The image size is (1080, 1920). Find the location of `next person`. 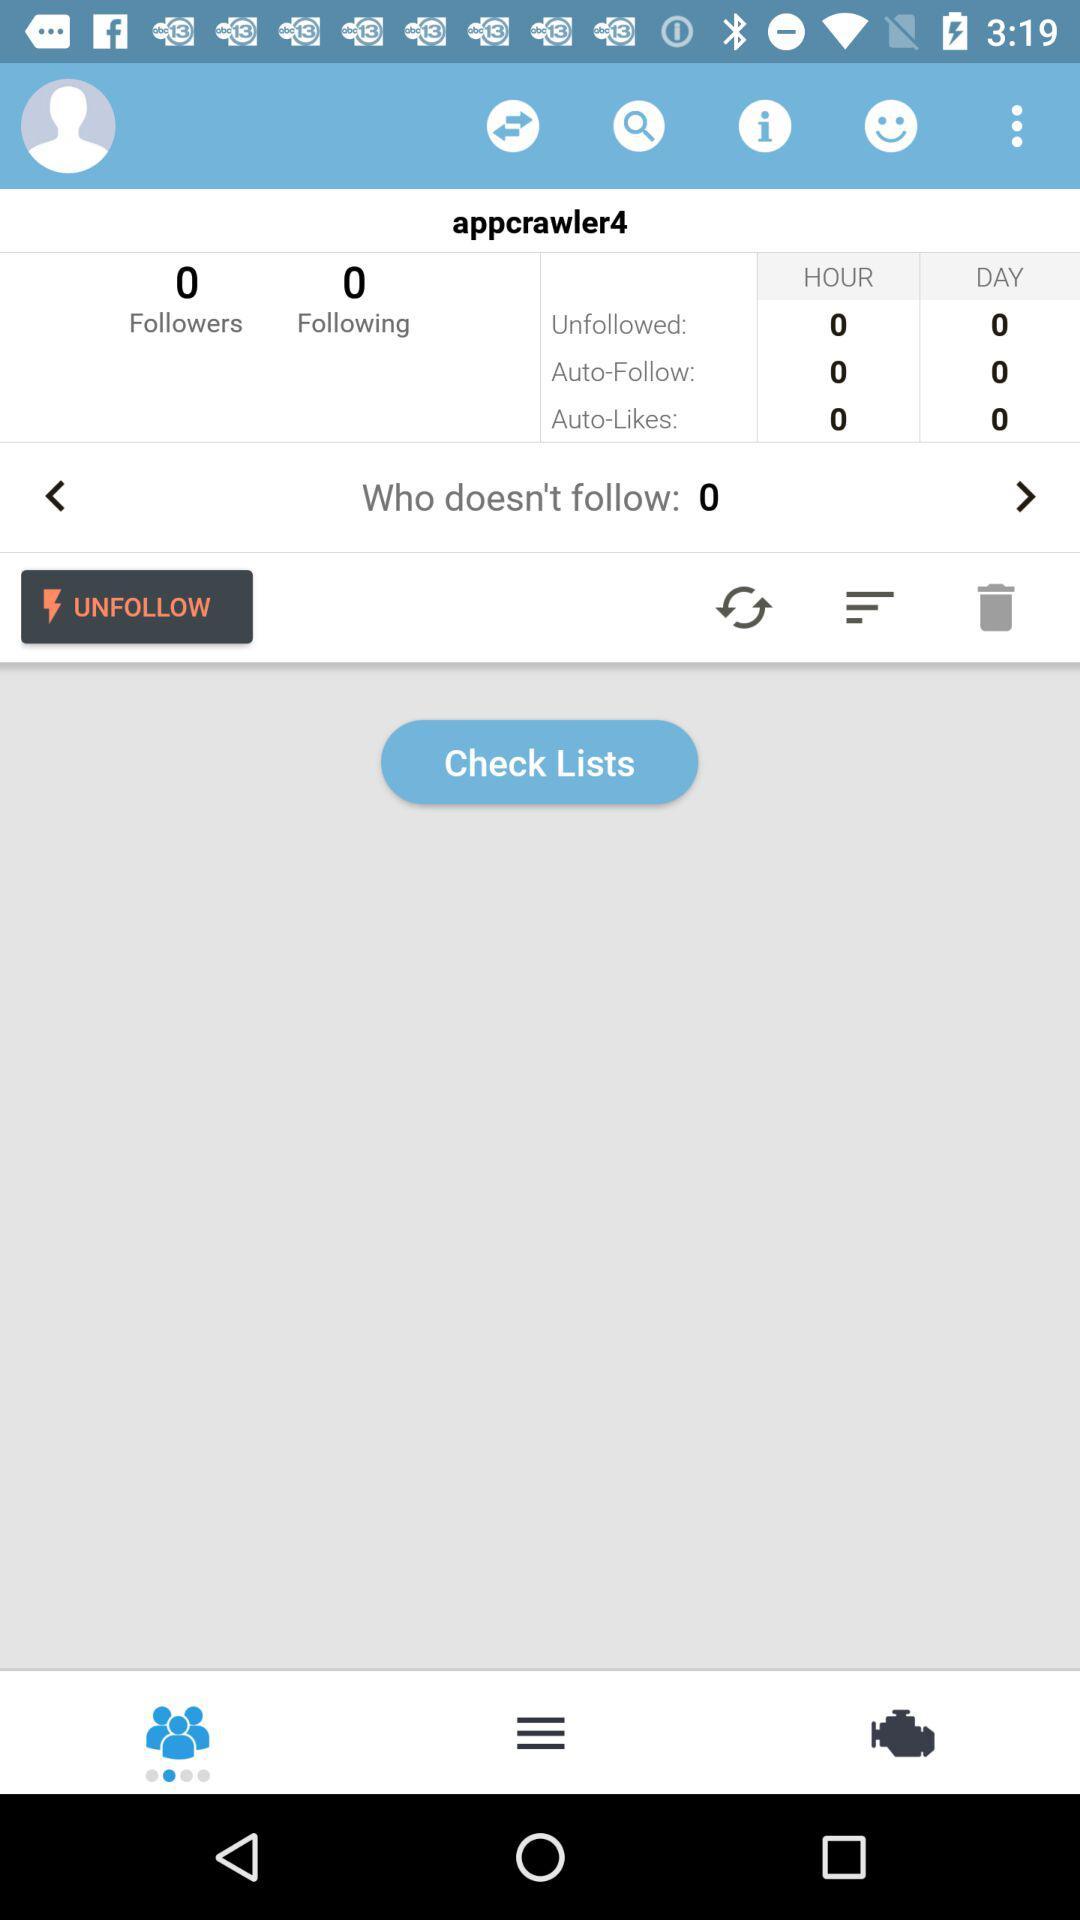

next person is located at coordinates (1024, 496).